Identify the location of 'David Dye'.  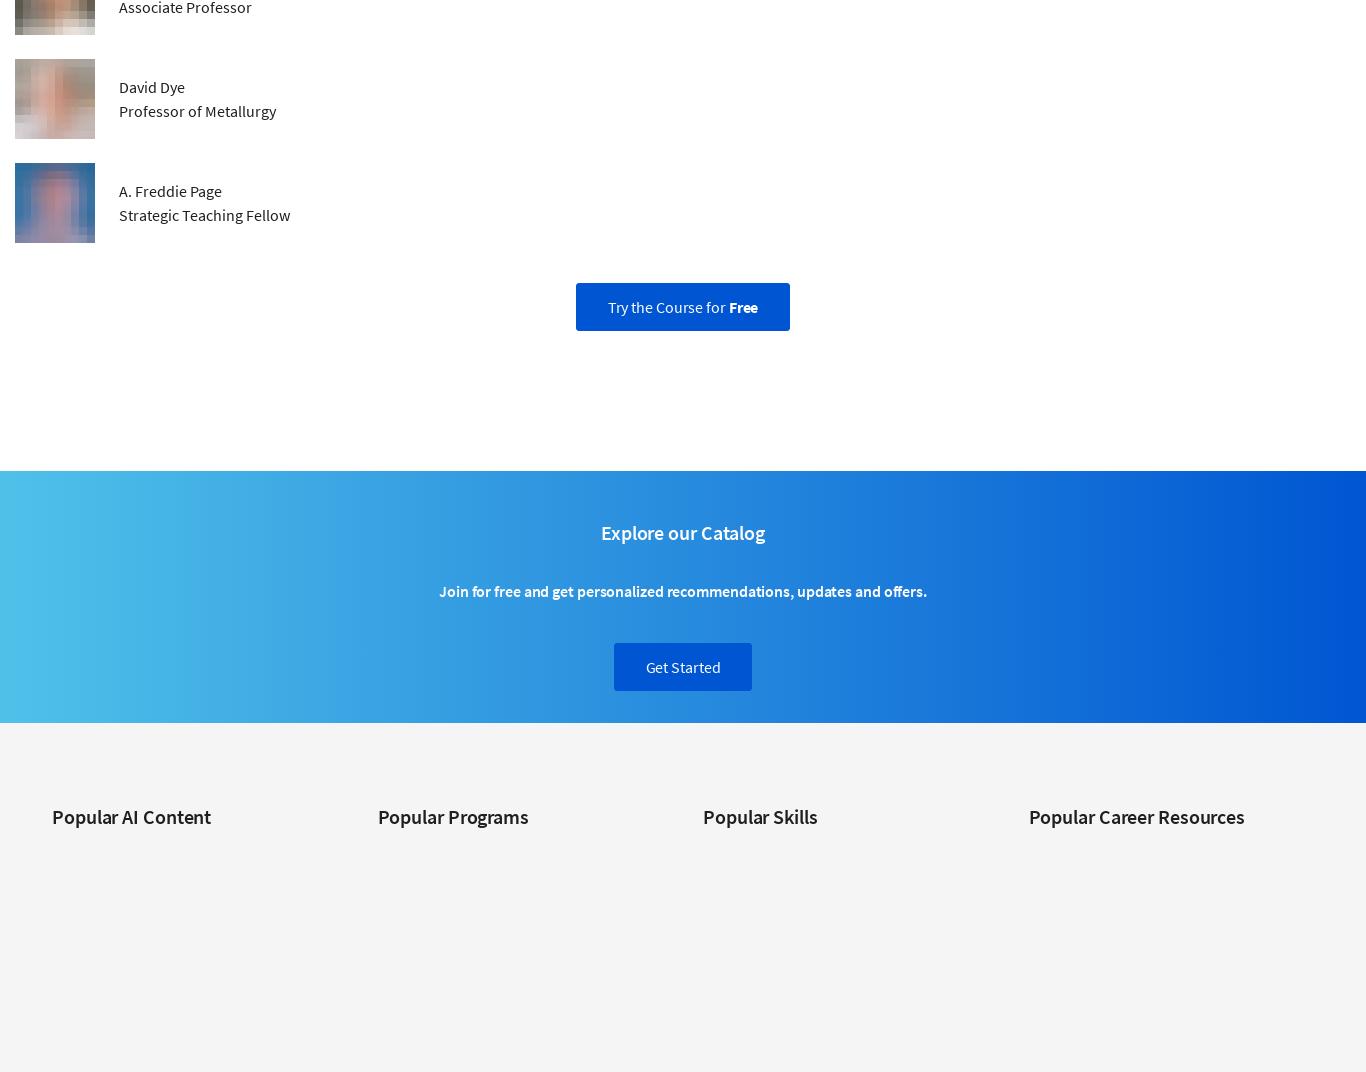
(151, 85).